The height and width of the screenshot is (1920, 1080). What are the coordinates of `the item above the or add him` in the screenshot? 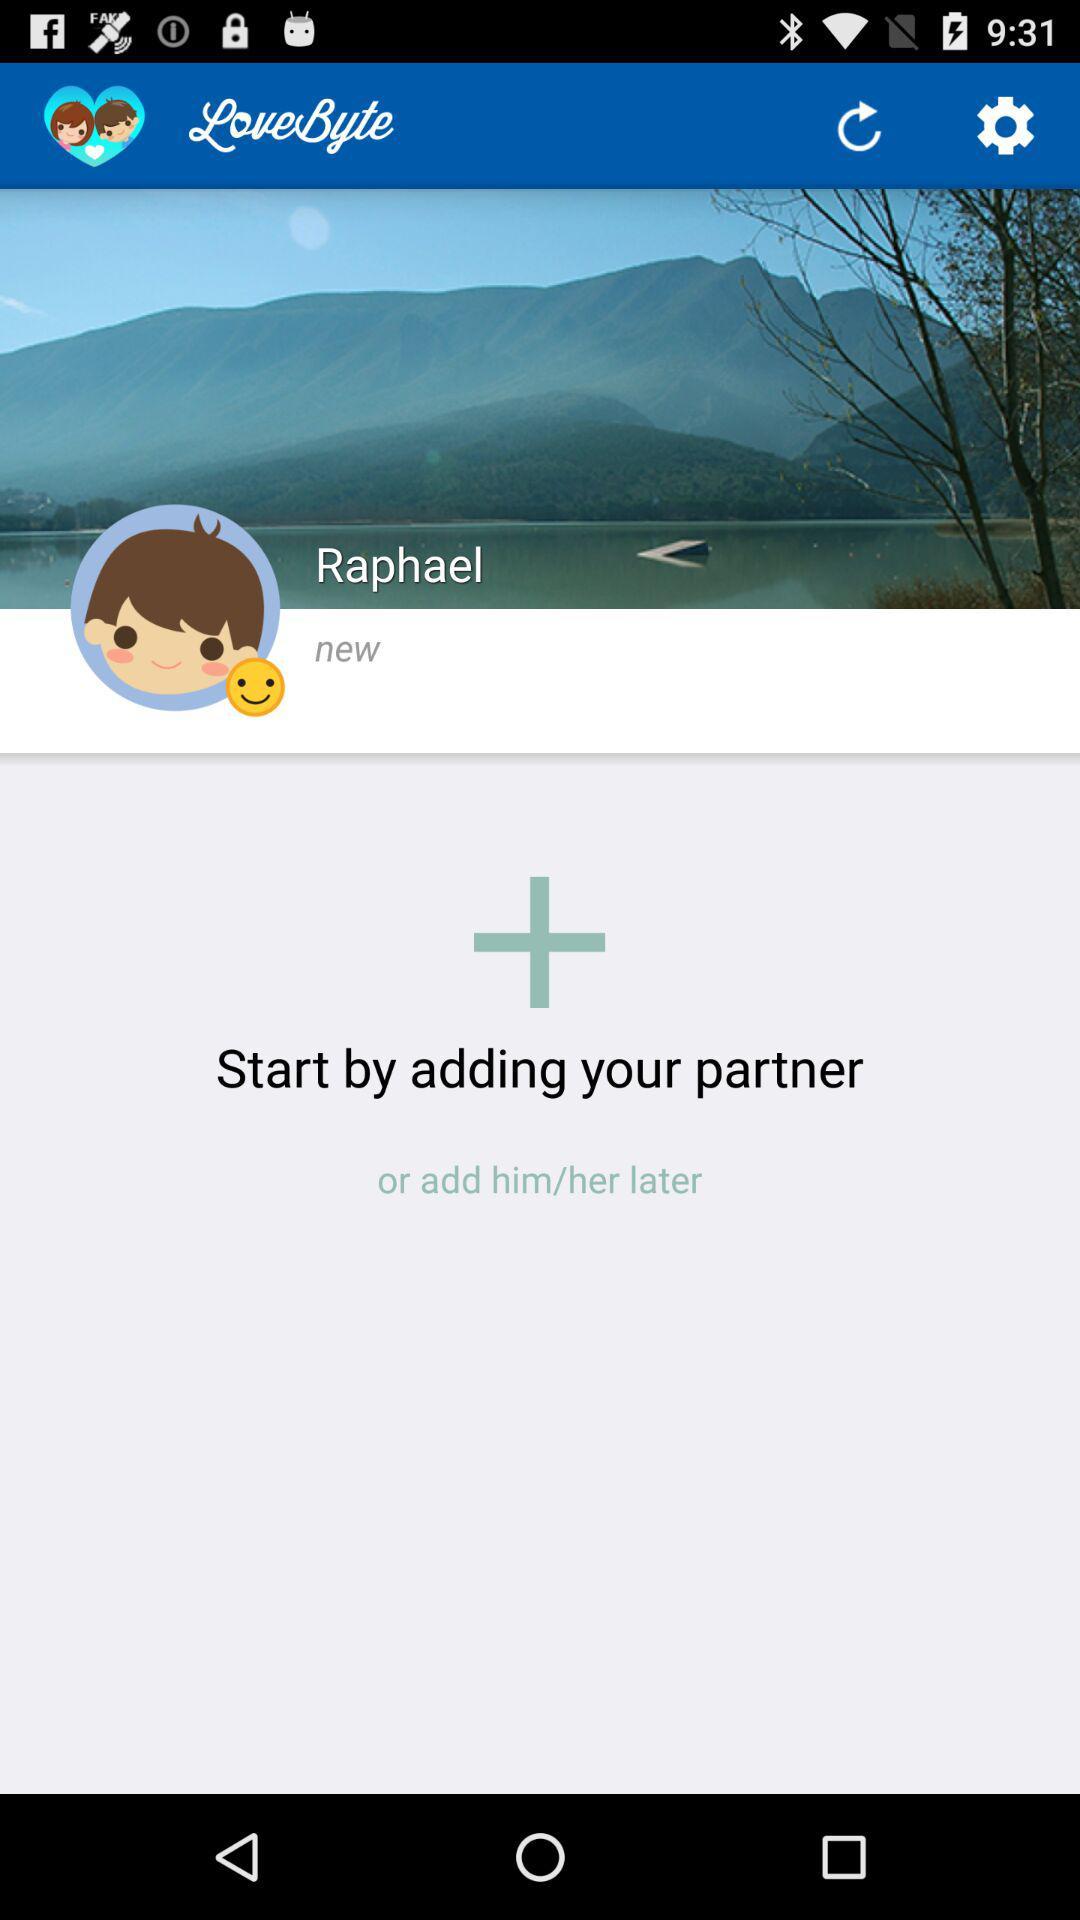 It's located at (540, 1065).